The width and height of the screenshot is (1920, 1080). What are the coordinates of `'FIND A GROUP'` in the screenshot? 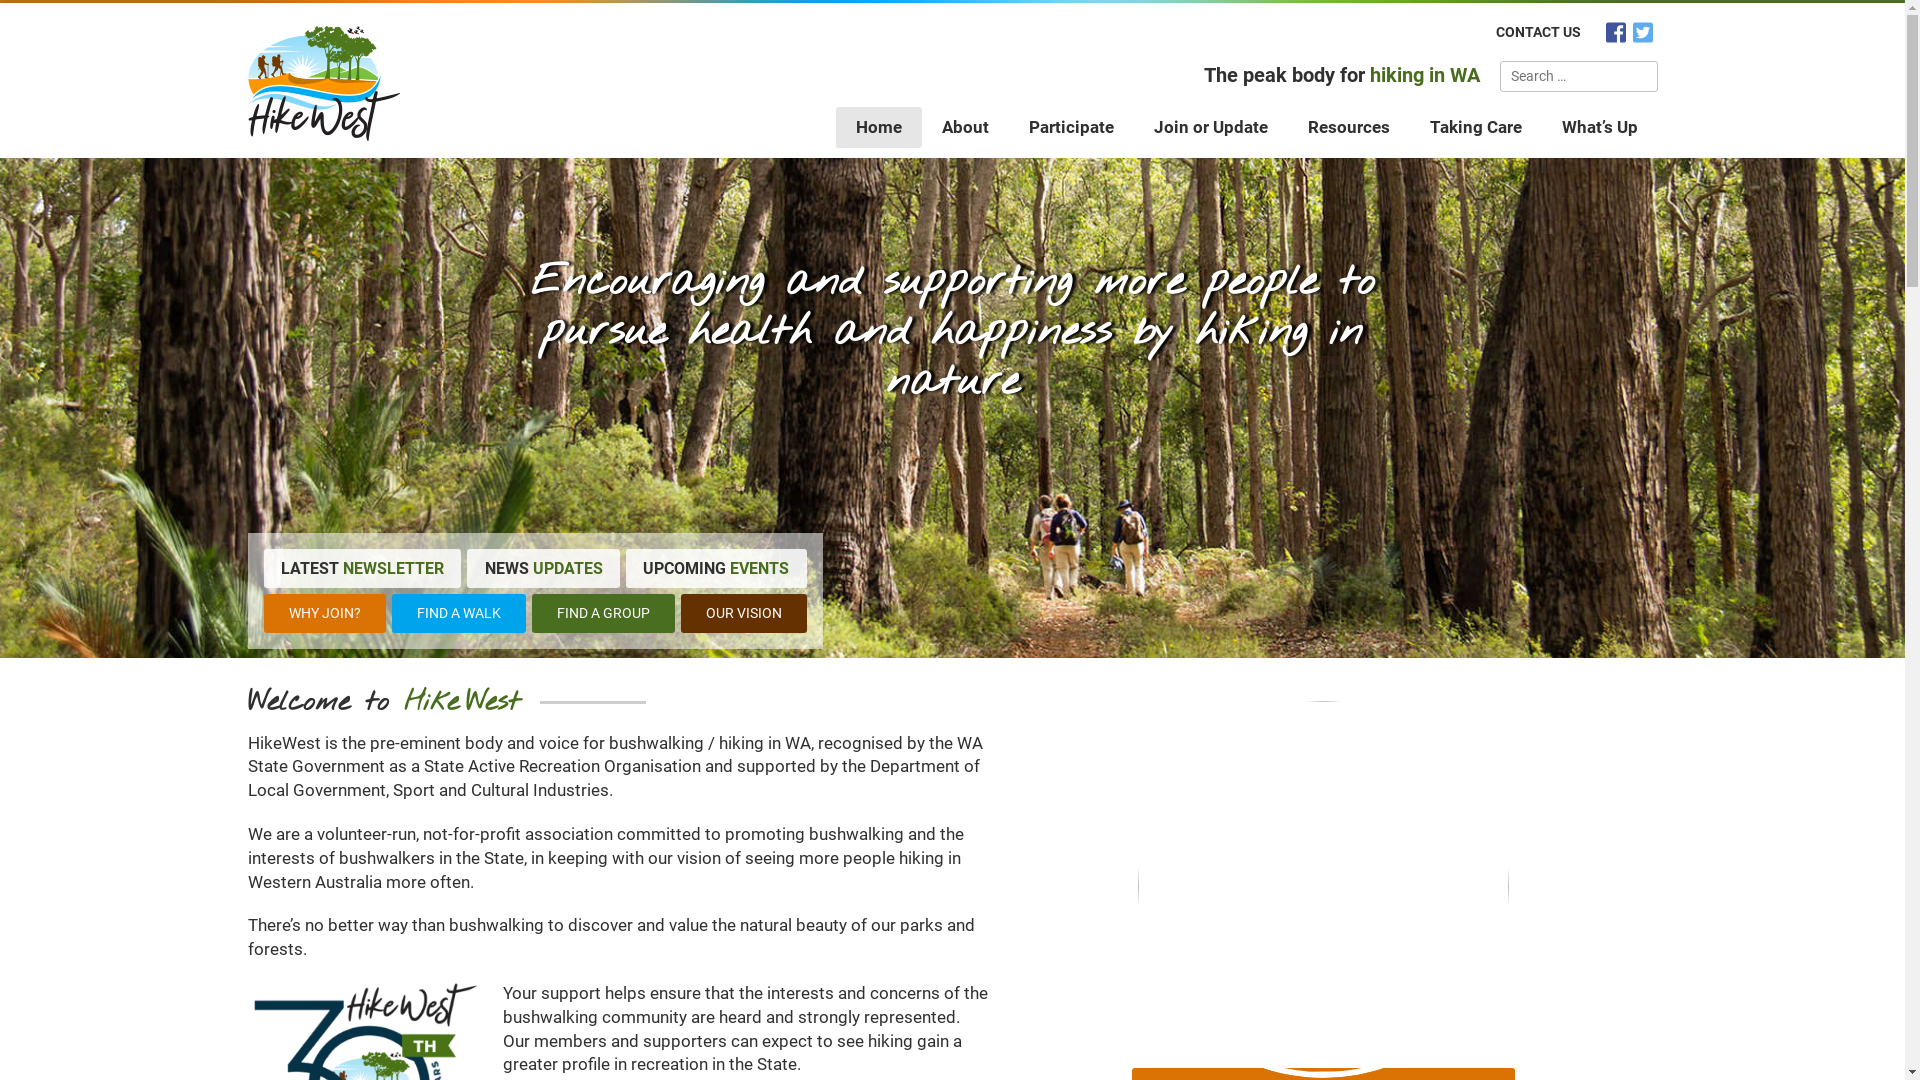 It's located at (602, 612).